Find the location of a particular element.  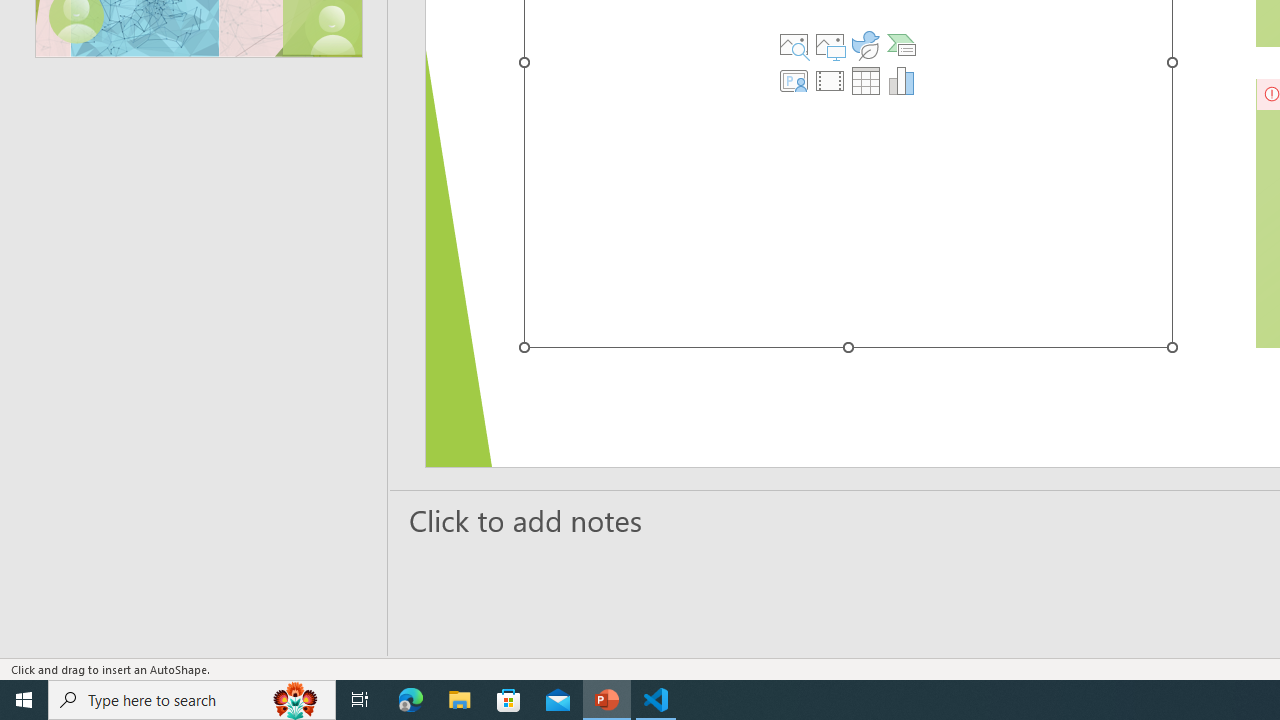

'Insert Chart' is located at coordinates (900, 80).